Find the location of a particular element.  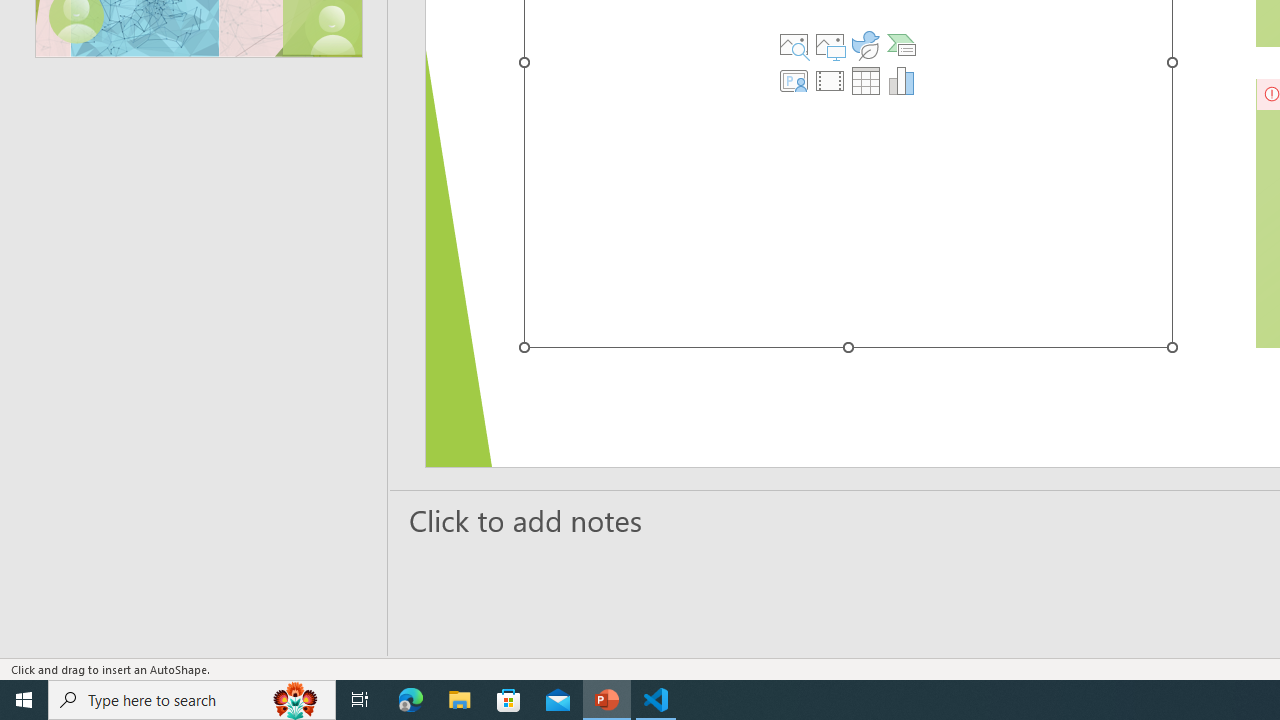

'Insert Chart' is located at coordinates (900, 80).